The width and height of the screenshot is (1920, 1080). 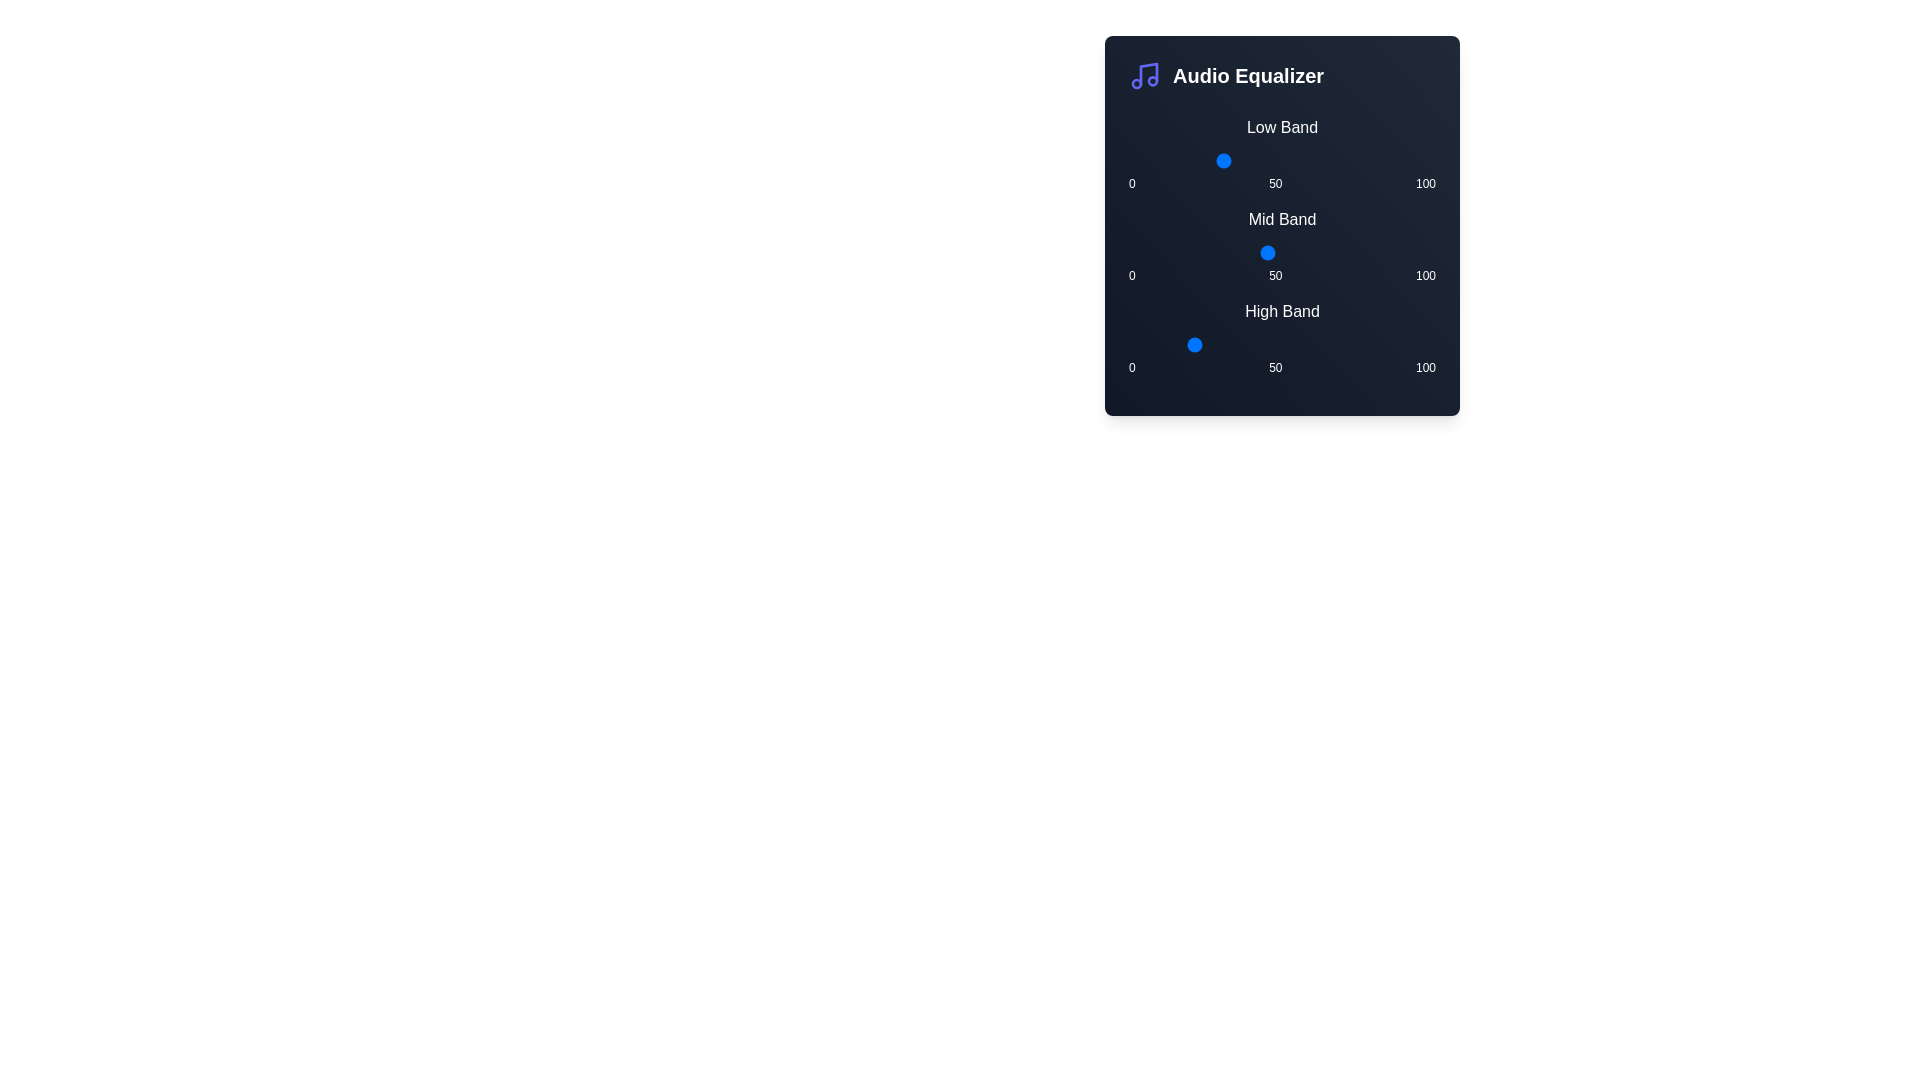 What do you see at coordinates (1190, 343) in the screenshot?
I see `the High Band slider to 20` at bounding box center [1190, 343].